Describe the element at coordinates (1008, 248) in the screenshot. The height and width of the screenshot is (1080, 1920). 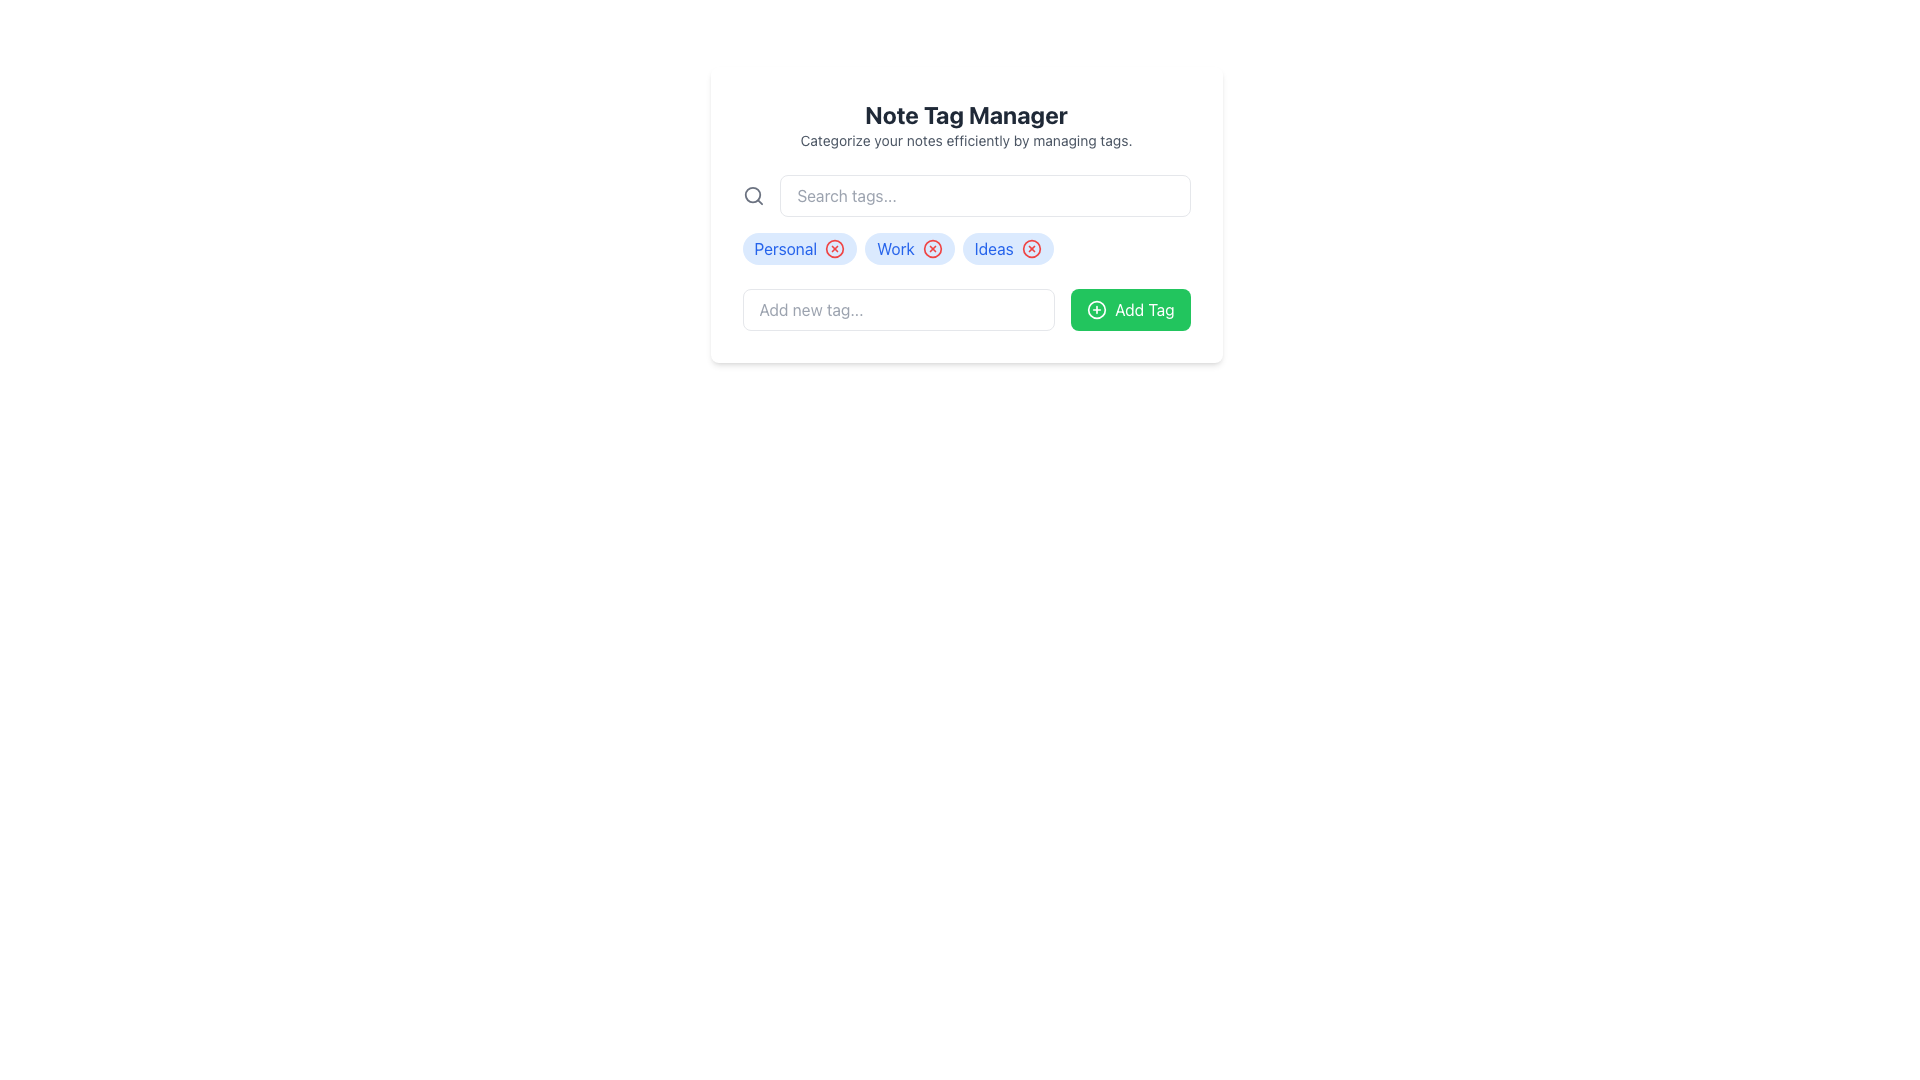
I see `the 'Ideas' category tag in the Note Tag Manager interface` at that location.